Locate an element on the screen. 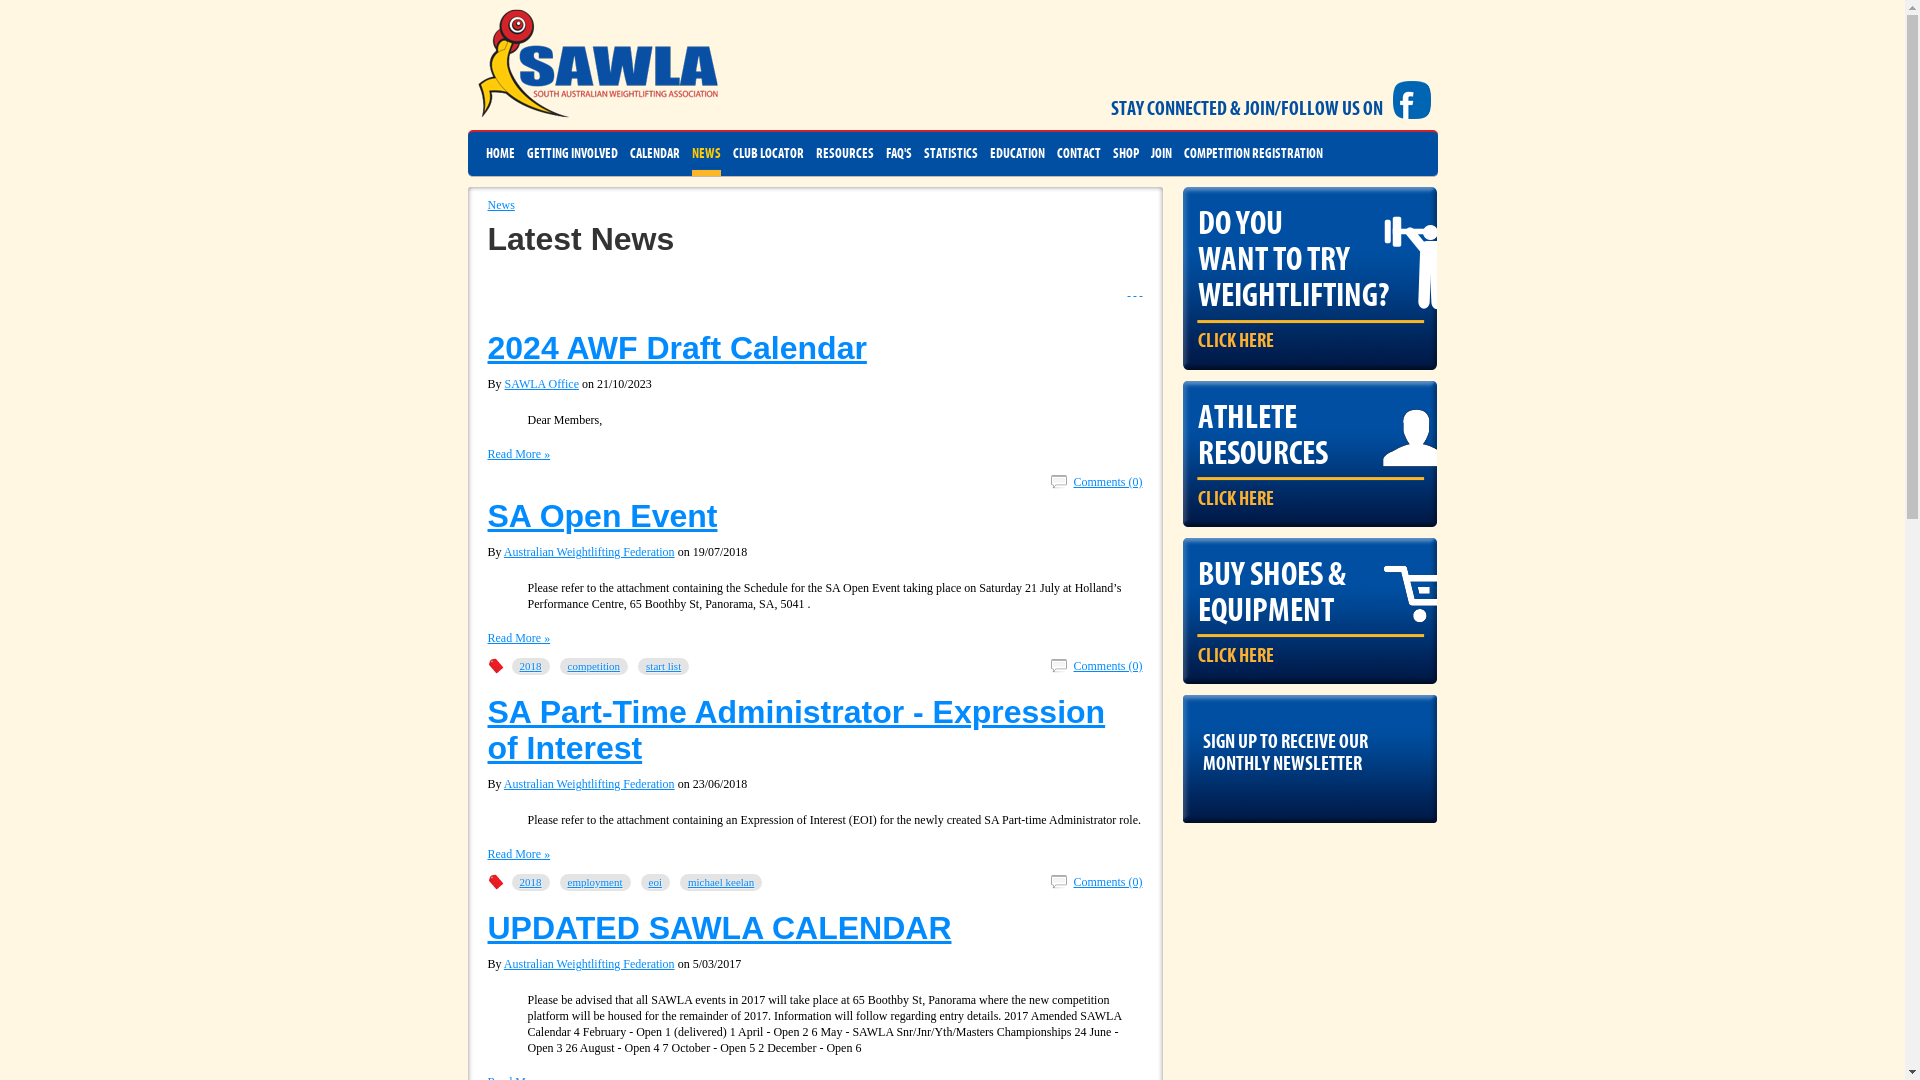  'michael keelan' is located at coordinates (720, 881).